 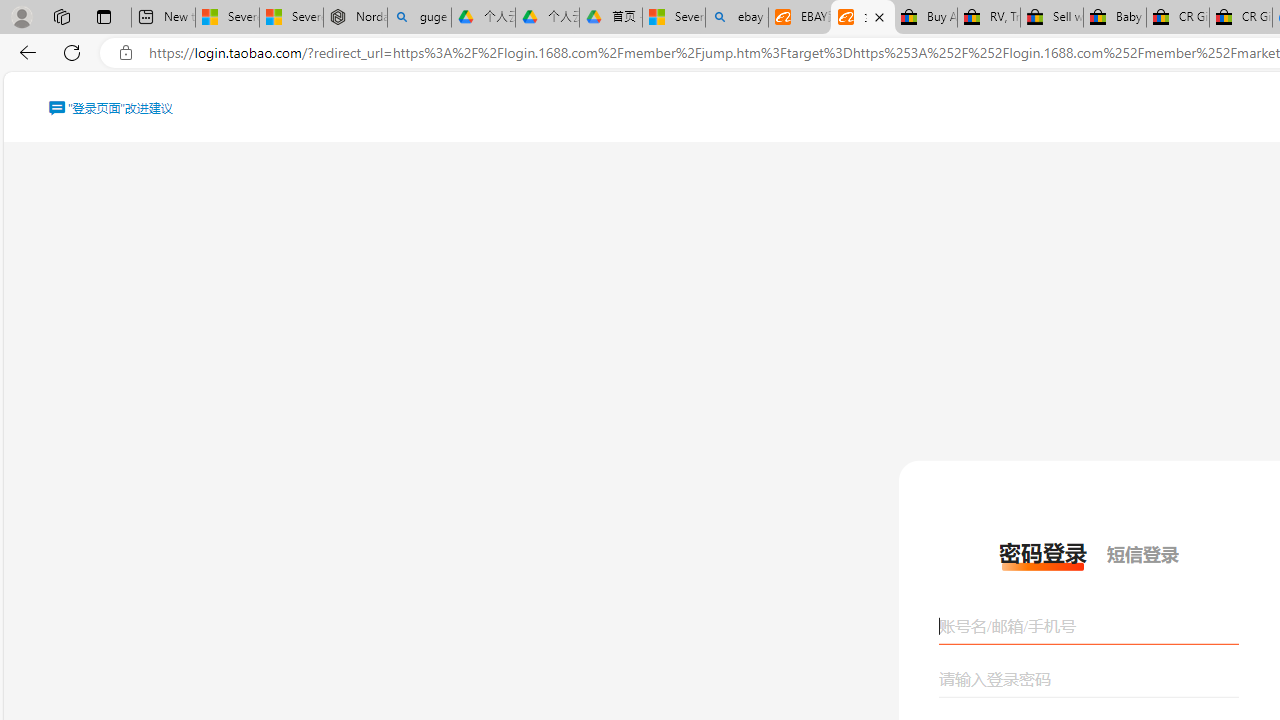 I want to click on 'New tab', so click(x=163, y=17).